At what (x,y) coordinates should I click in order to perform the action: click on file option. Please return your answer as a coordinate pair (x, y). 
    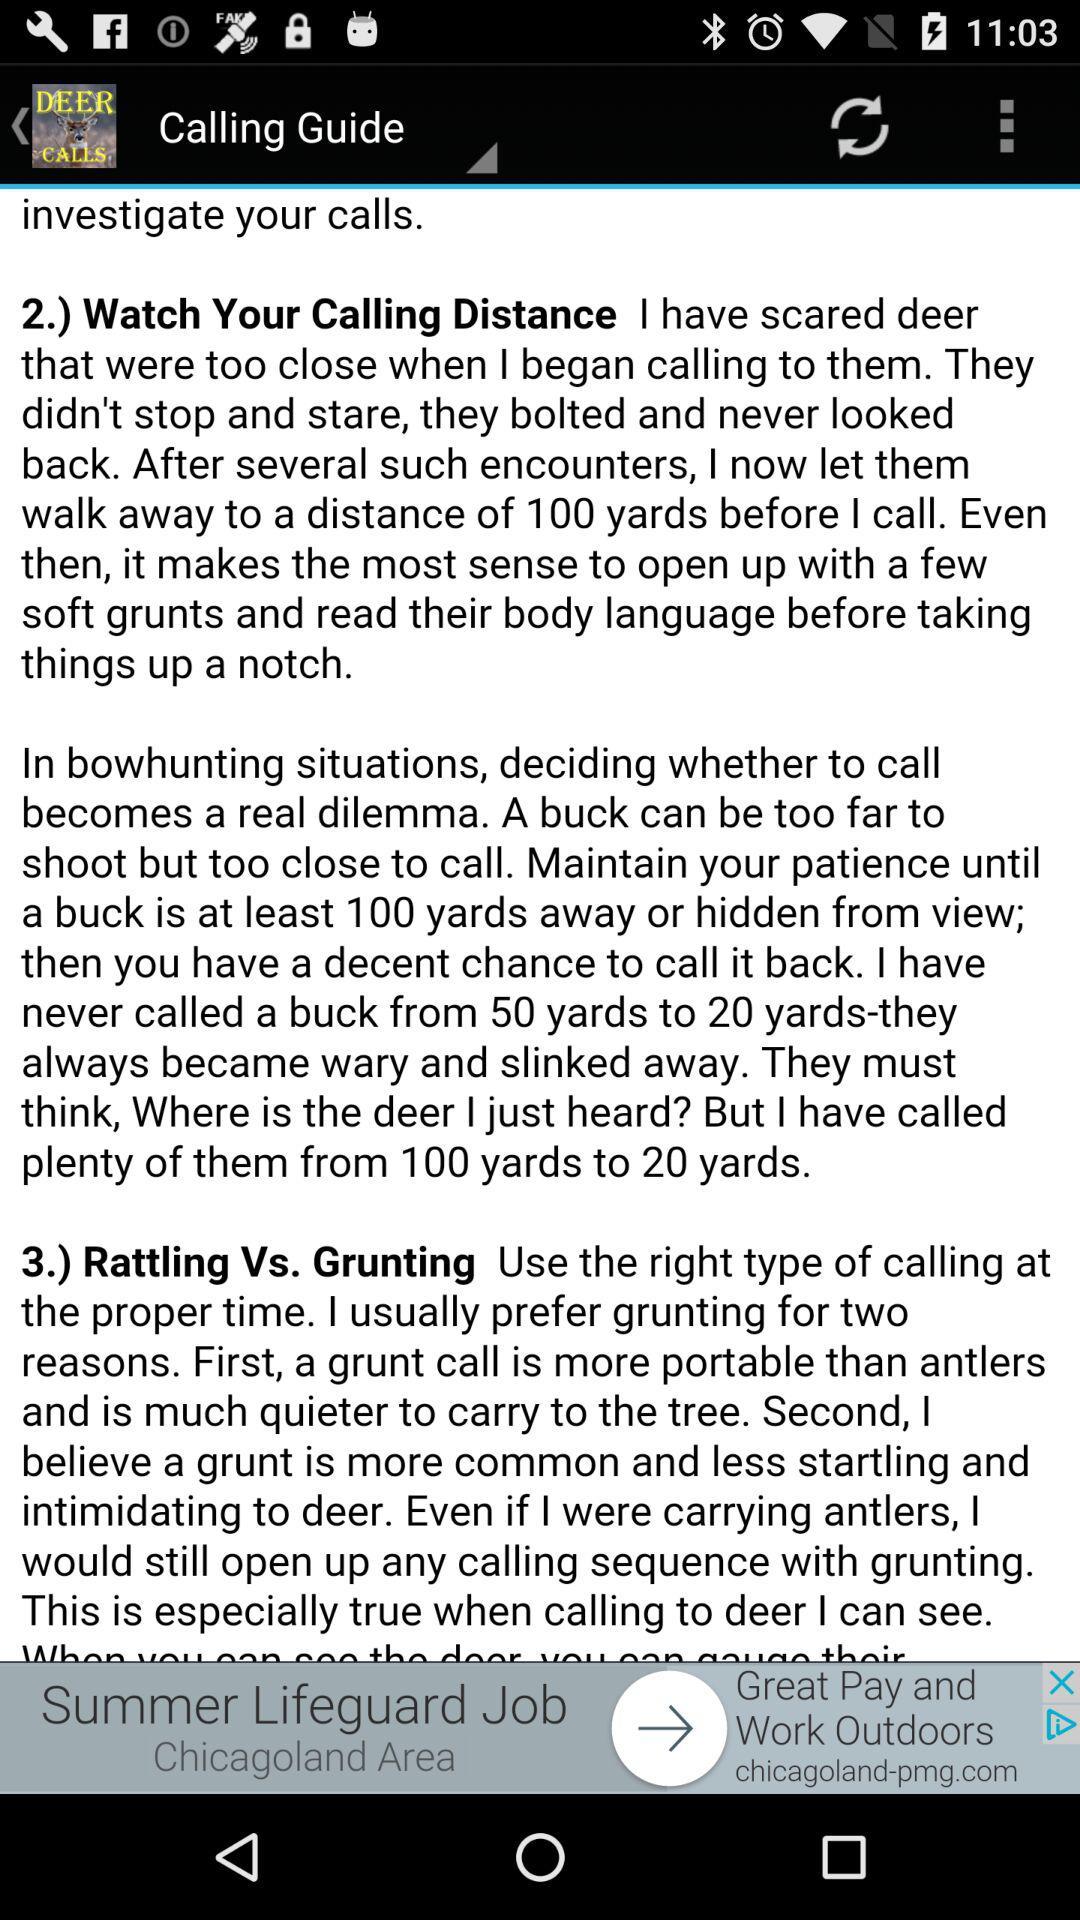
    Looking at the image, I should click on (540, 924).